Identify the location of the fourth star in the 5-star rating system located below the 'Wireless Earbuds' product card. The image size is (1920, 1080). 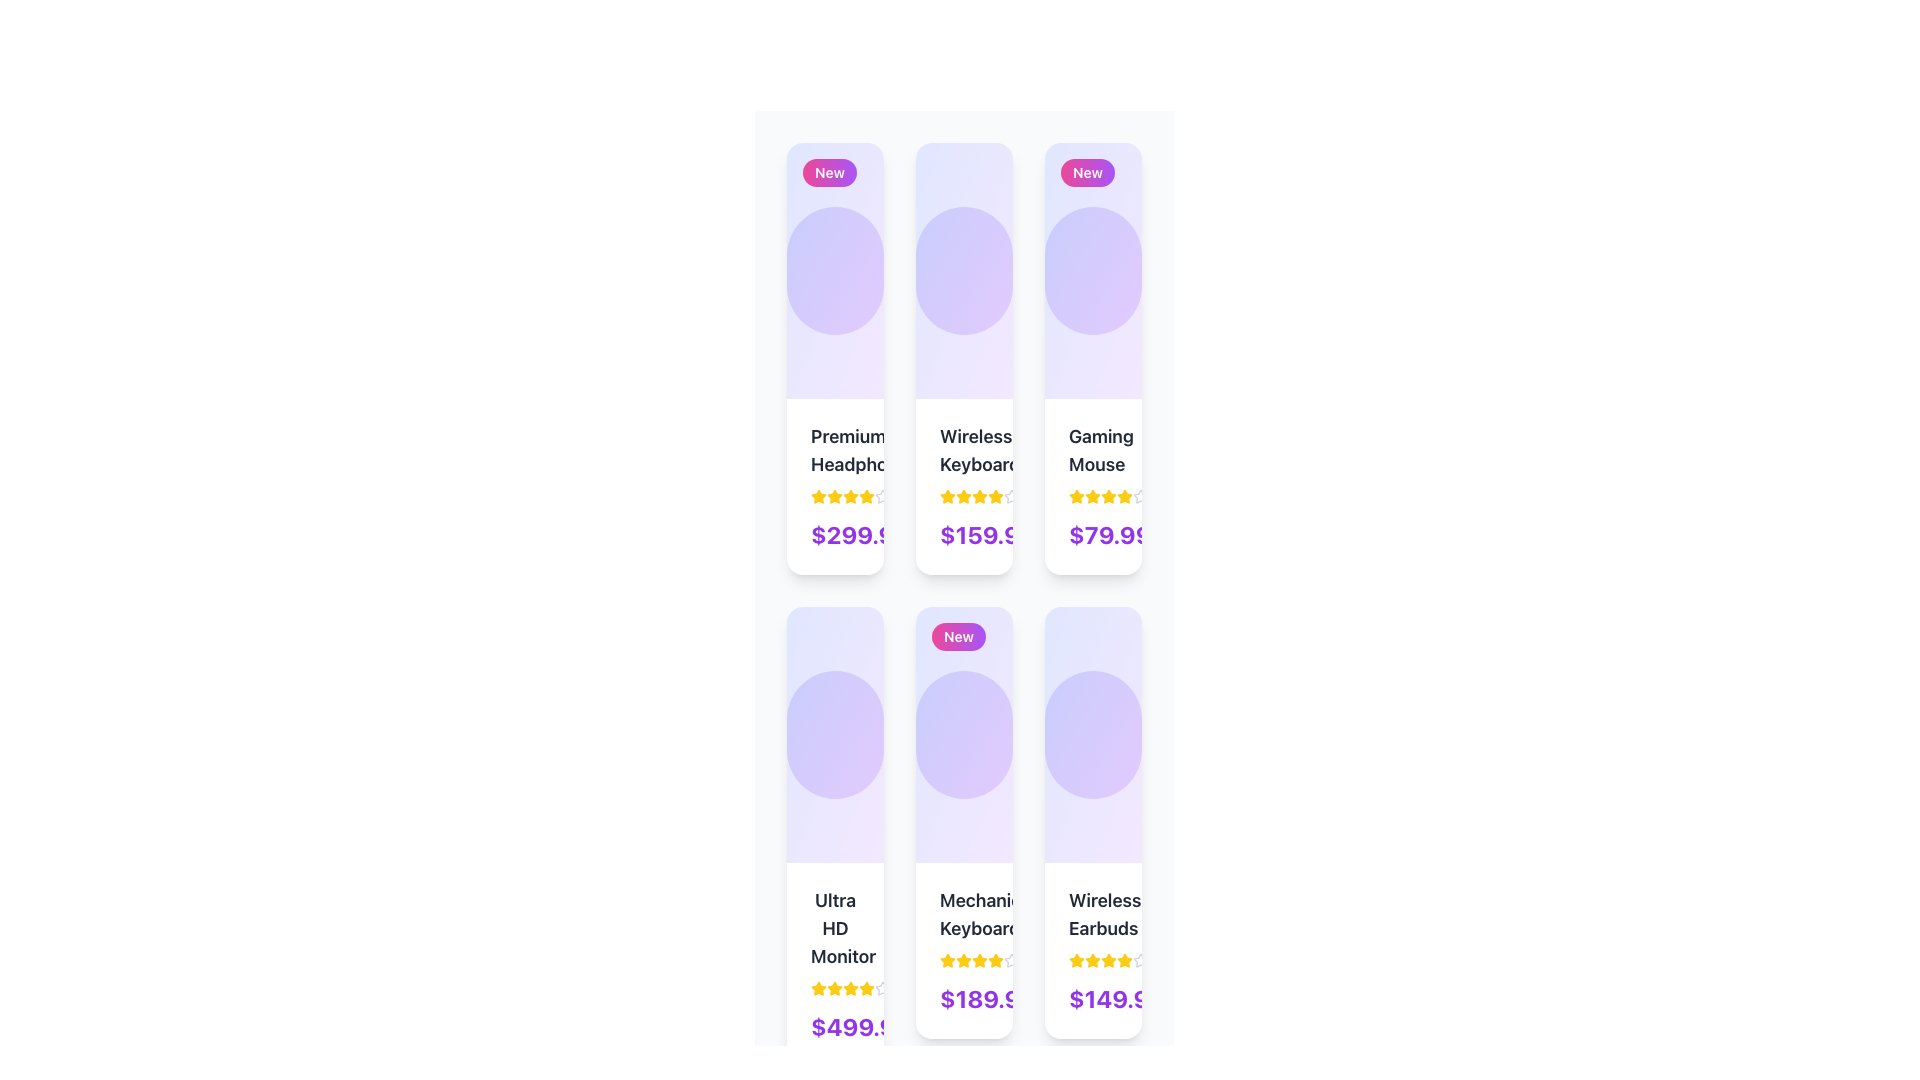
(1107, 959).